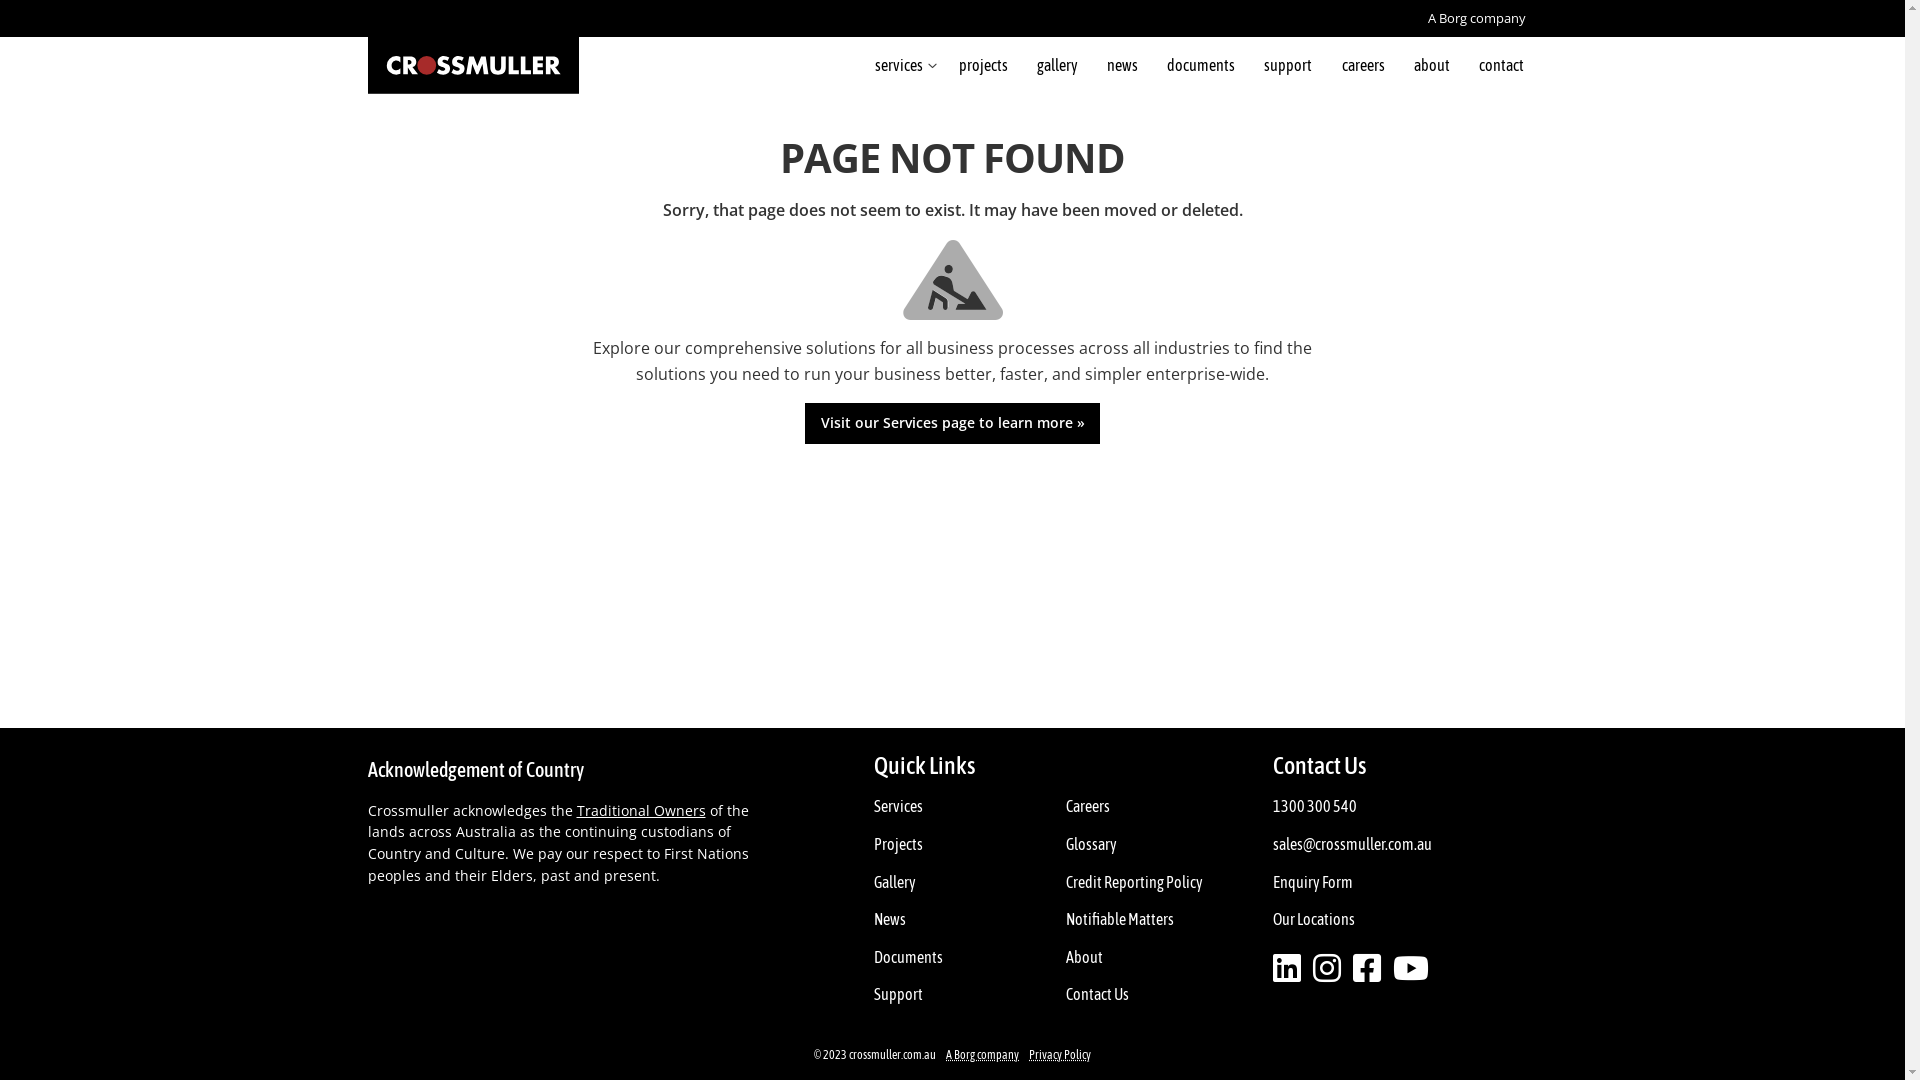 This screenshot has height=1080, width=1920. Describe the element at coordinates (982, 1054) in the screenshot. I see `'A Borg company'` at that location.